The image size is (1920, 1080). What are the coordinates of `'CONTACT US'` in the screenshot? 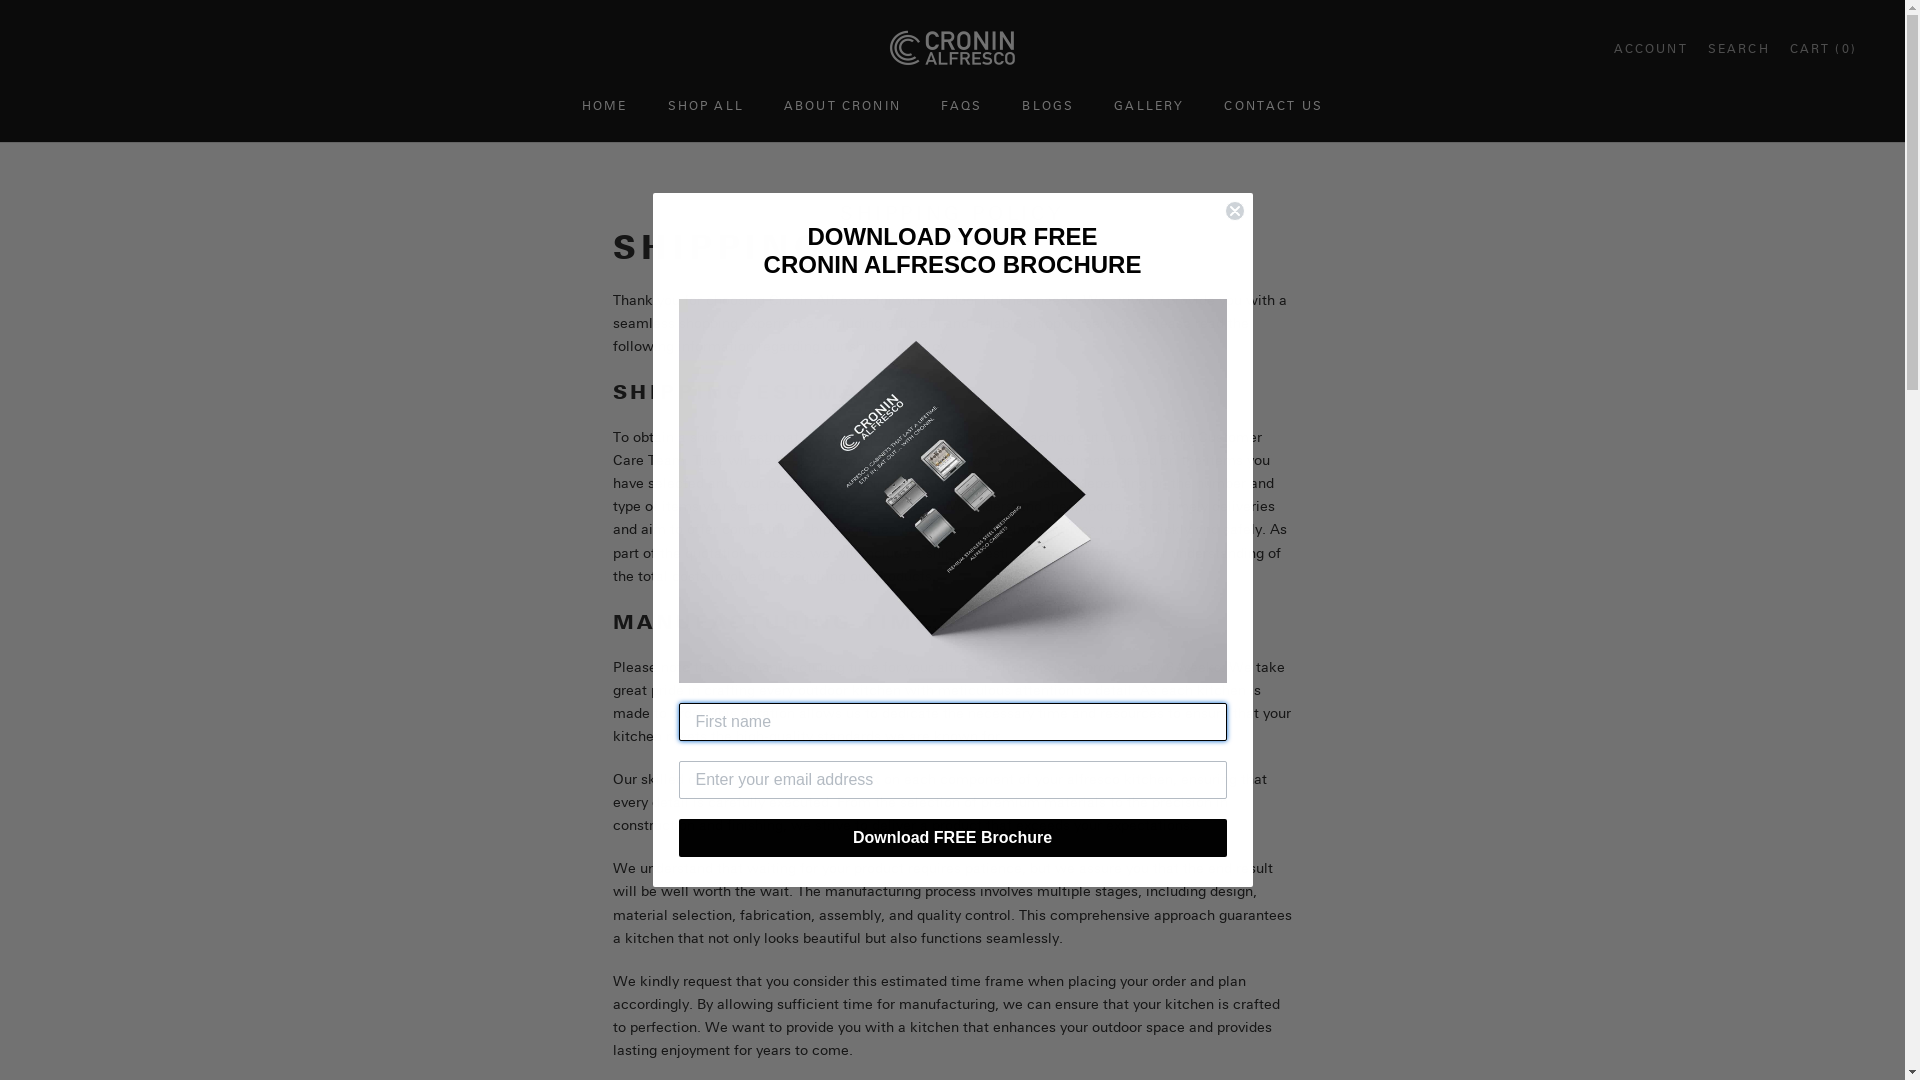 It's located at (1272, 107).